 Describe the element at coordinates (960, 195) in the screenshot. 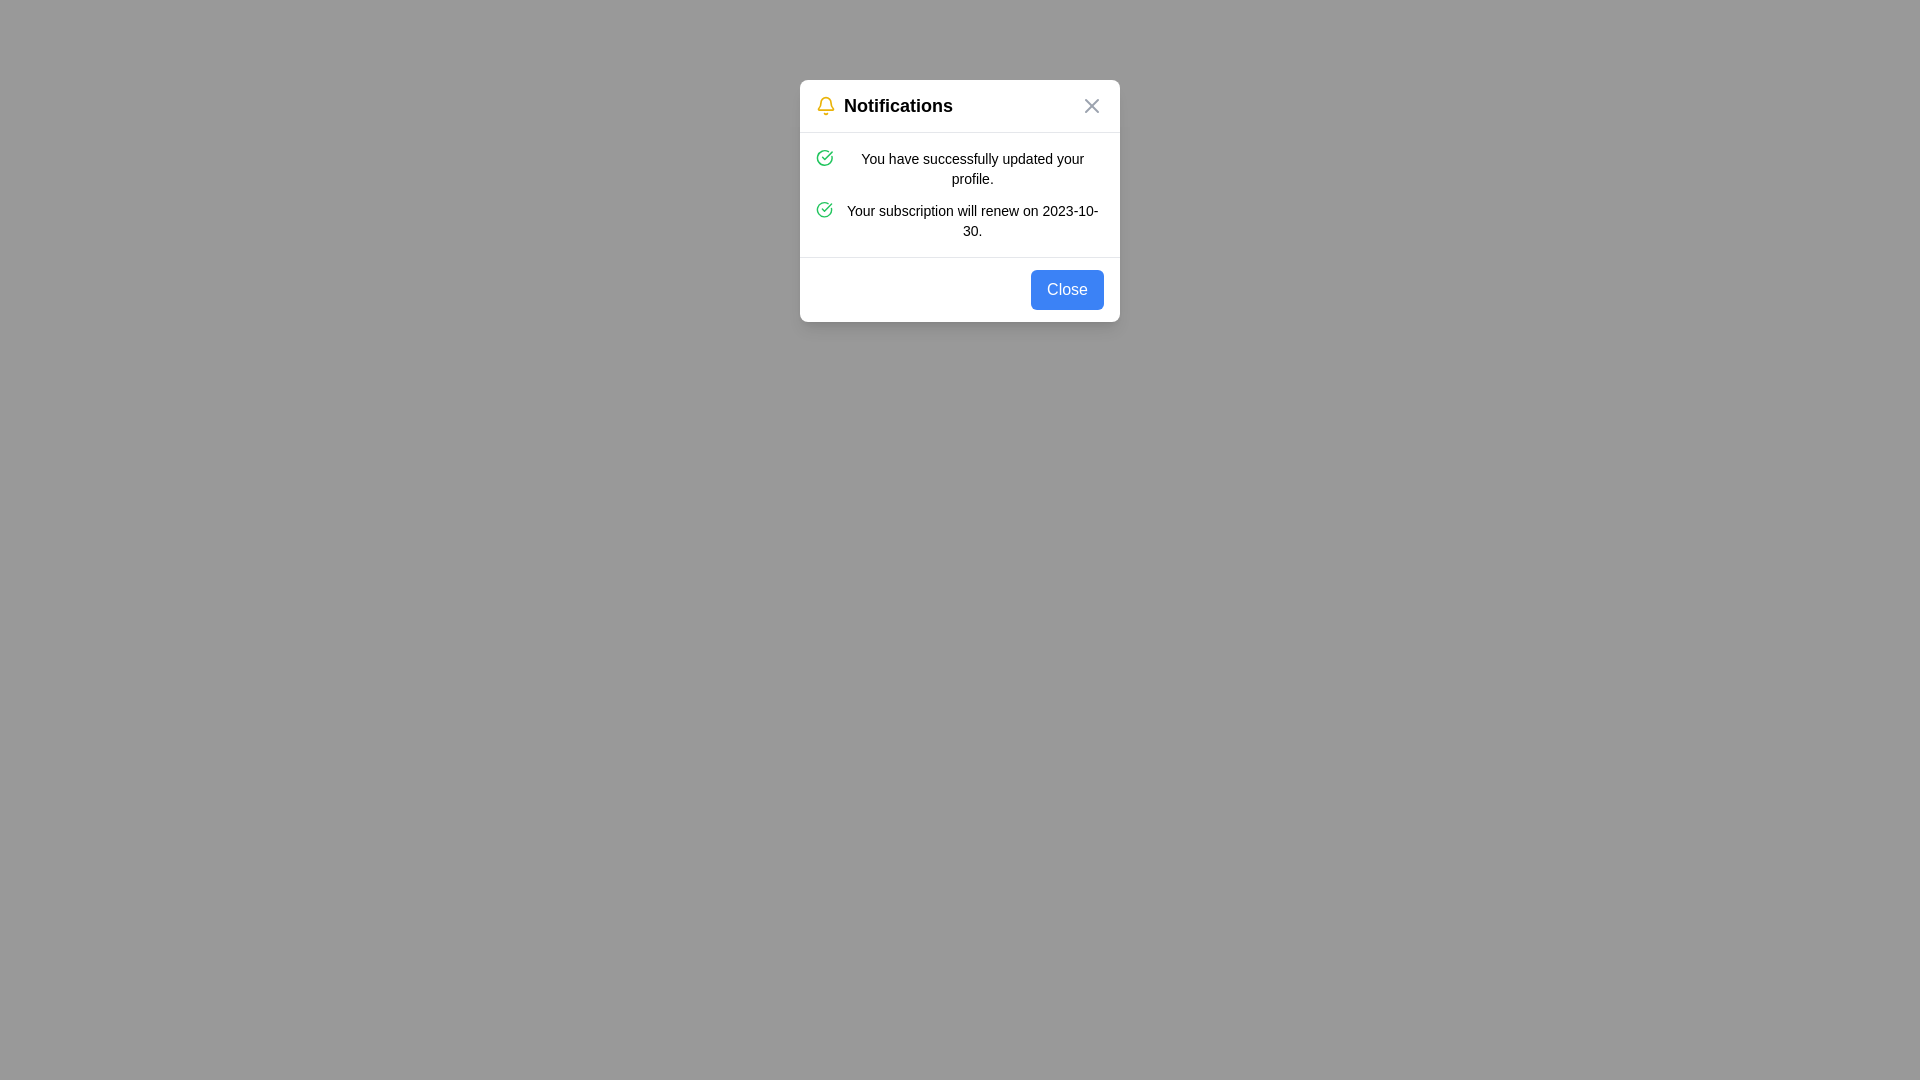

I see `confirmation messages in the Text content area located within the modal dialog box, situated below the 'Notifications' header and above the 'Close' button` at that location.